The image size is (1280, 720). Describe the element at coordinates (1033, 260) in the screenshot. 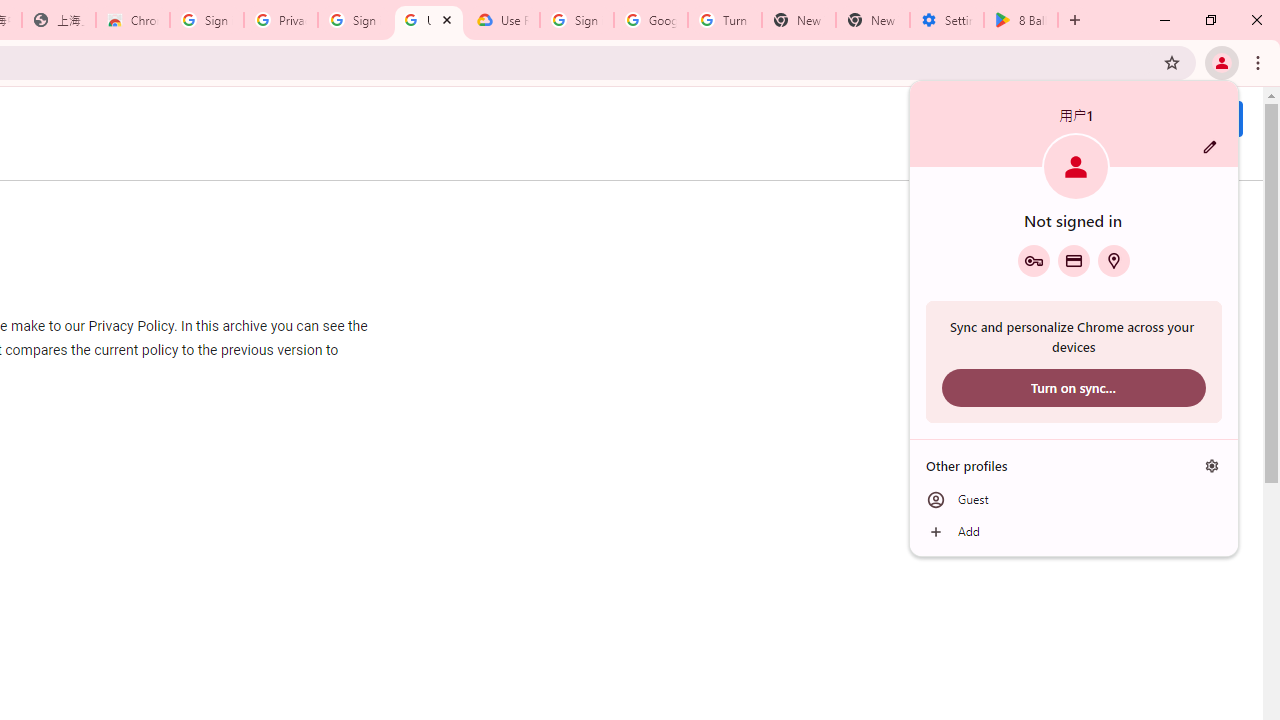

I see `'Google Password Manager'` at that location.